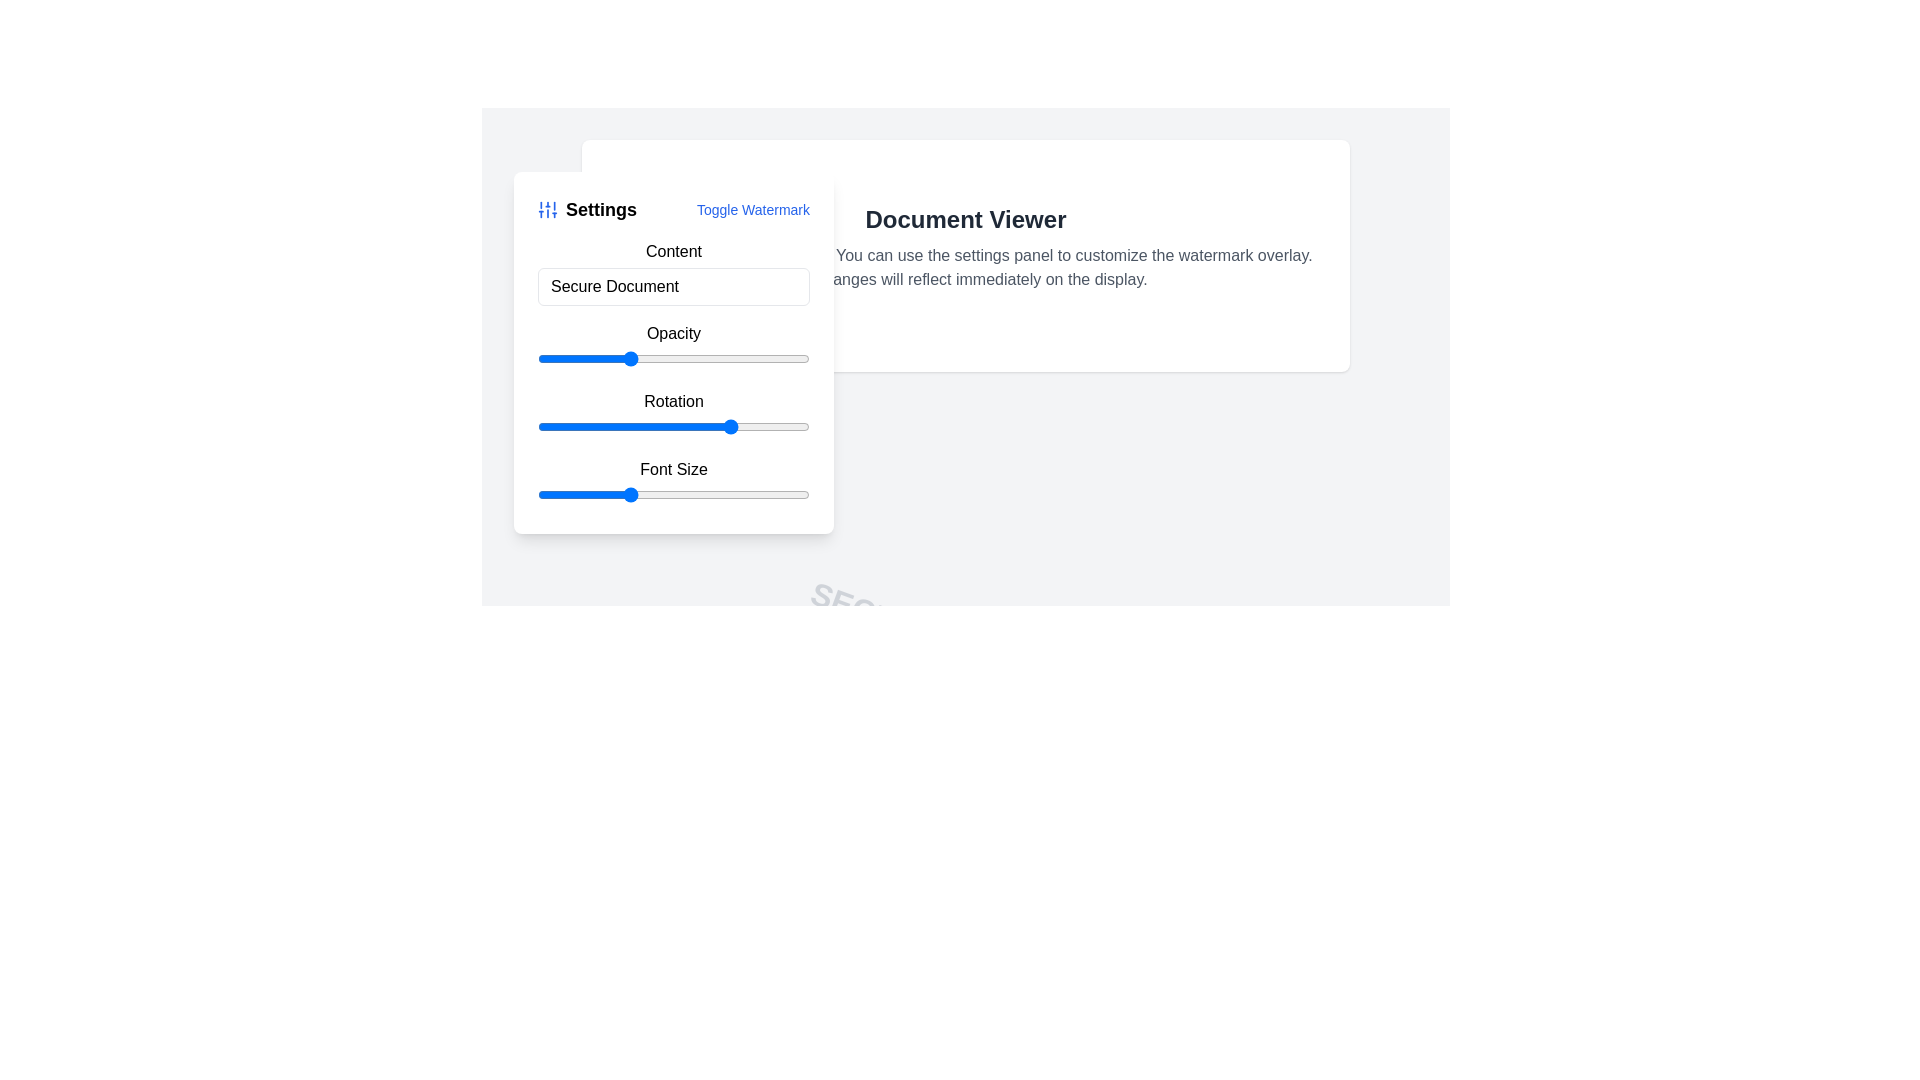 The image size is (1920, 1080). I want to click on the font size slider, so click(610, 494).